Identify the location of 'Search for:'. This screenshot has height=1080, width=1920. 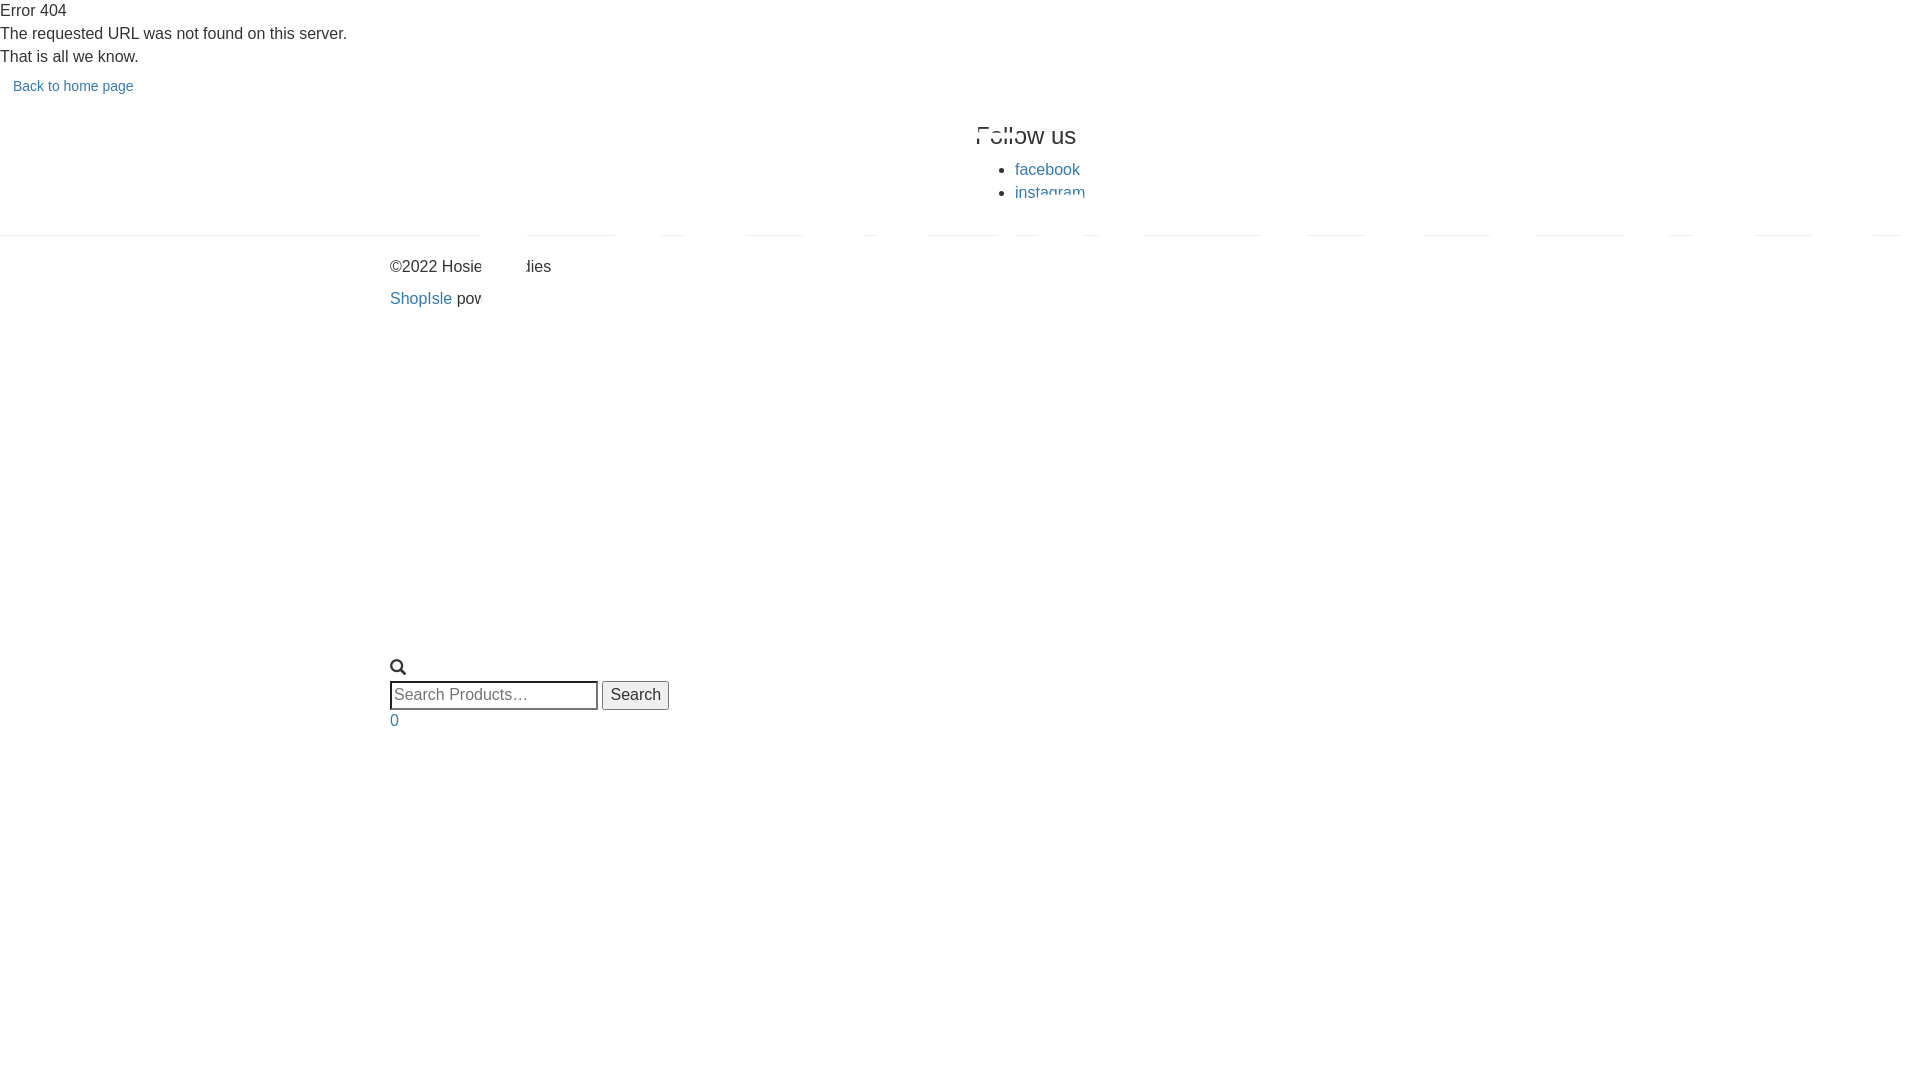
(494, 694).